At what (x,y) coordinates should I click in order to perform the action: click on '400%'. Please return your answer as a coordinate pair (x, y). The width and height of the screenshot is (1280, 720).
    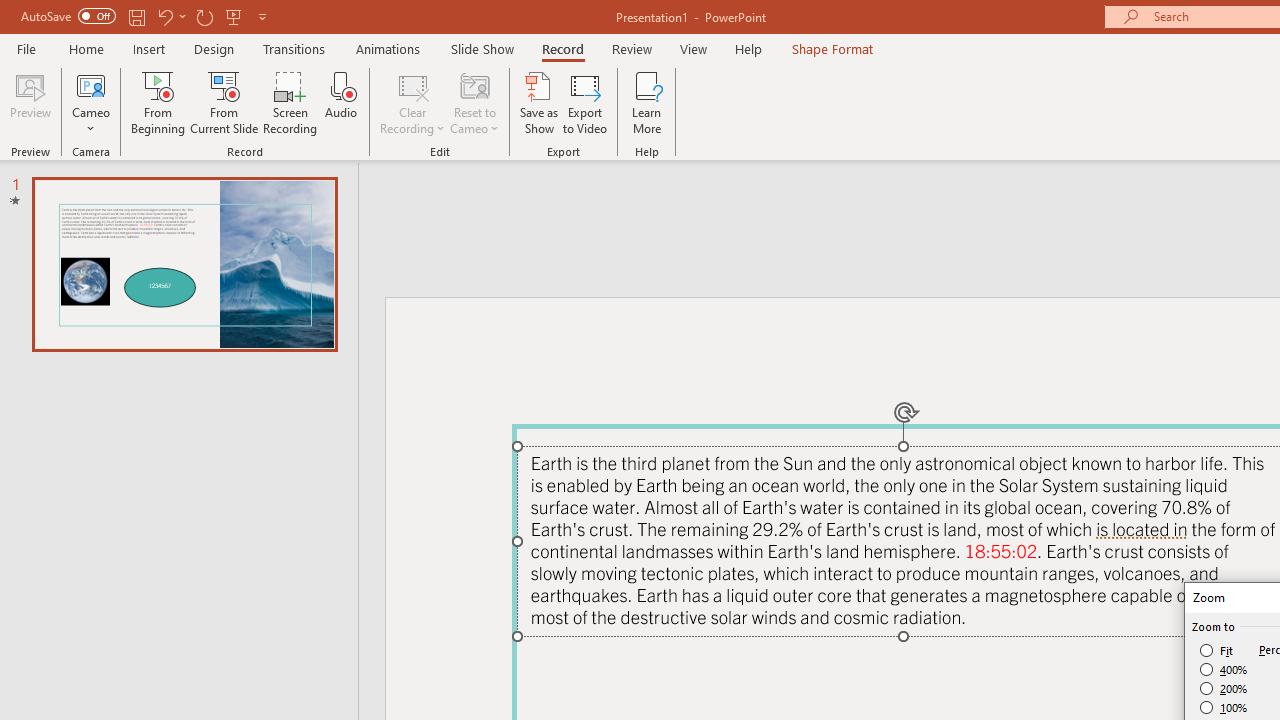
    Looking at the image, I should click on (1223, 669).